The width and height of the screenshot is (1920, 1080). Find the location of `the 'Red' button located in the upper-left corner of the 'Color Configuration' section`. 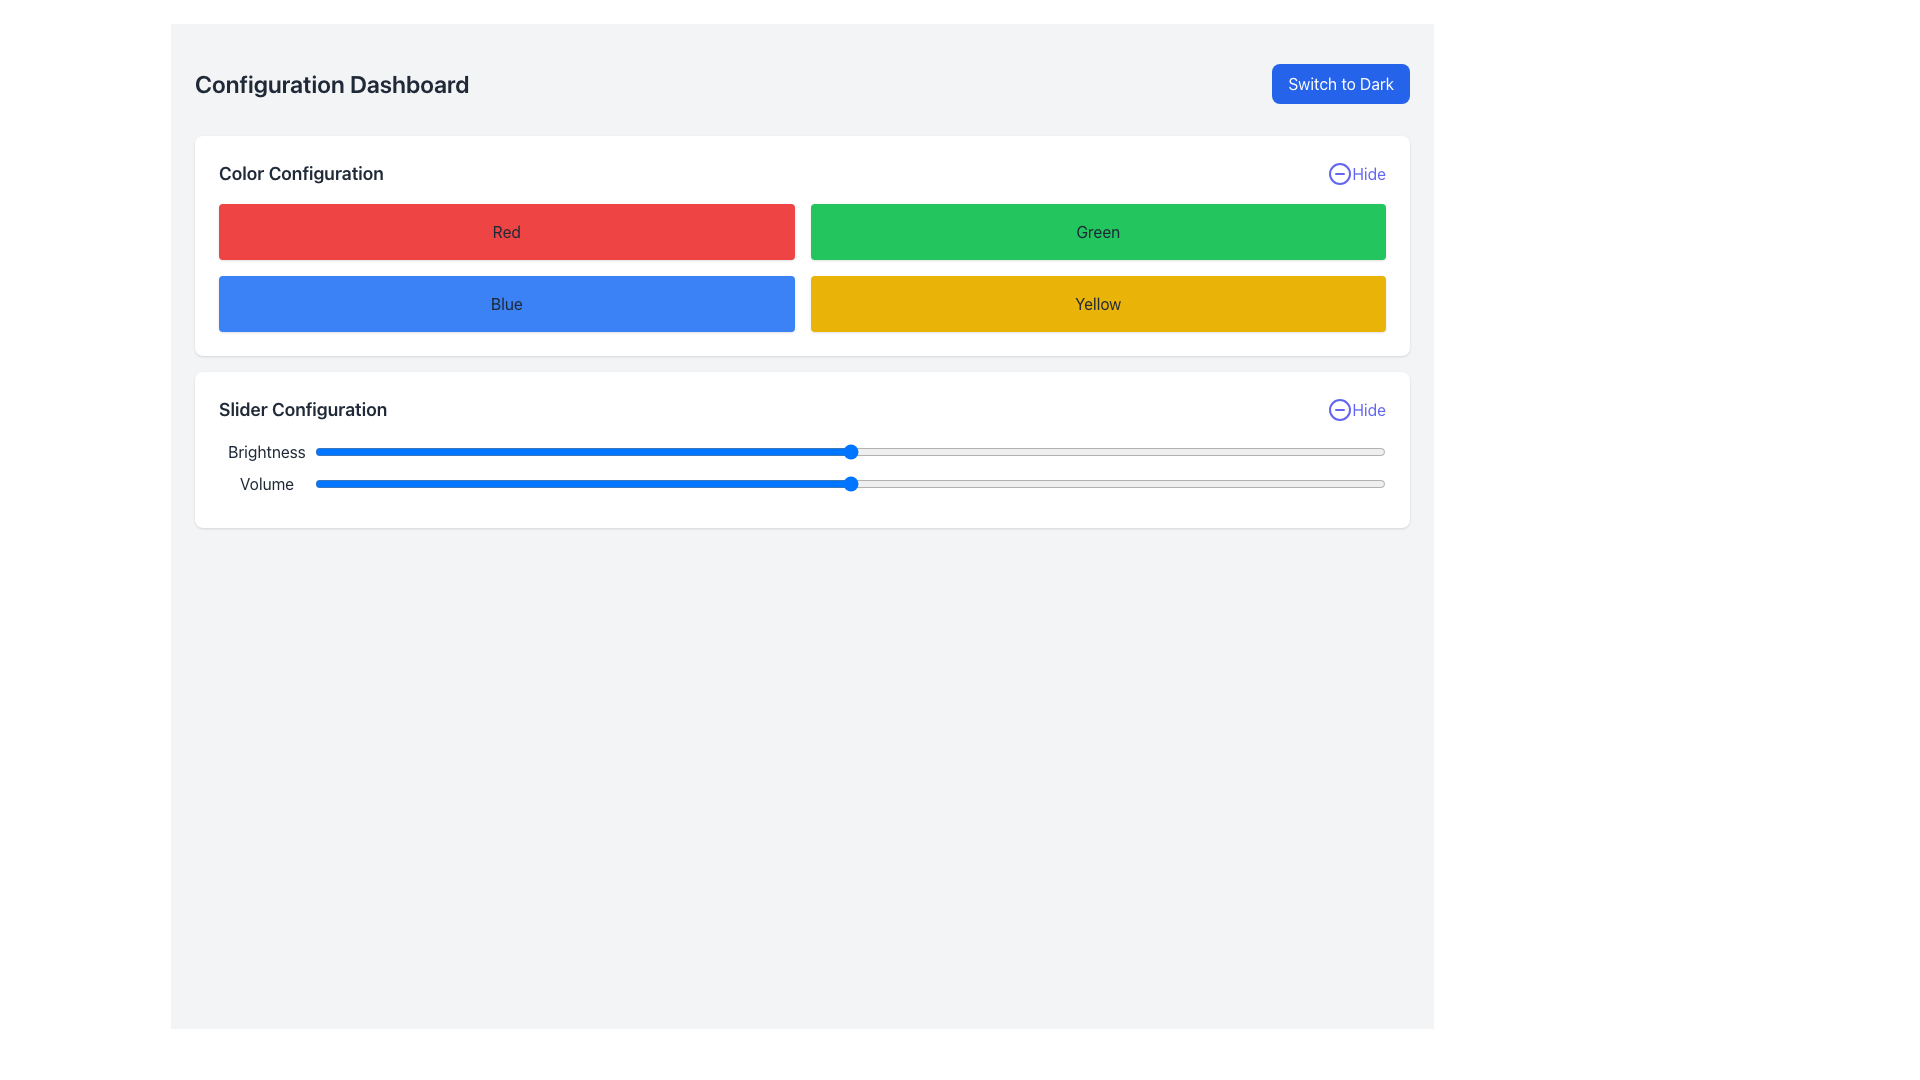

the 'Red' button located in the upper-left corner of the 'Color Configuration' section is located at coordinates (506, 230).